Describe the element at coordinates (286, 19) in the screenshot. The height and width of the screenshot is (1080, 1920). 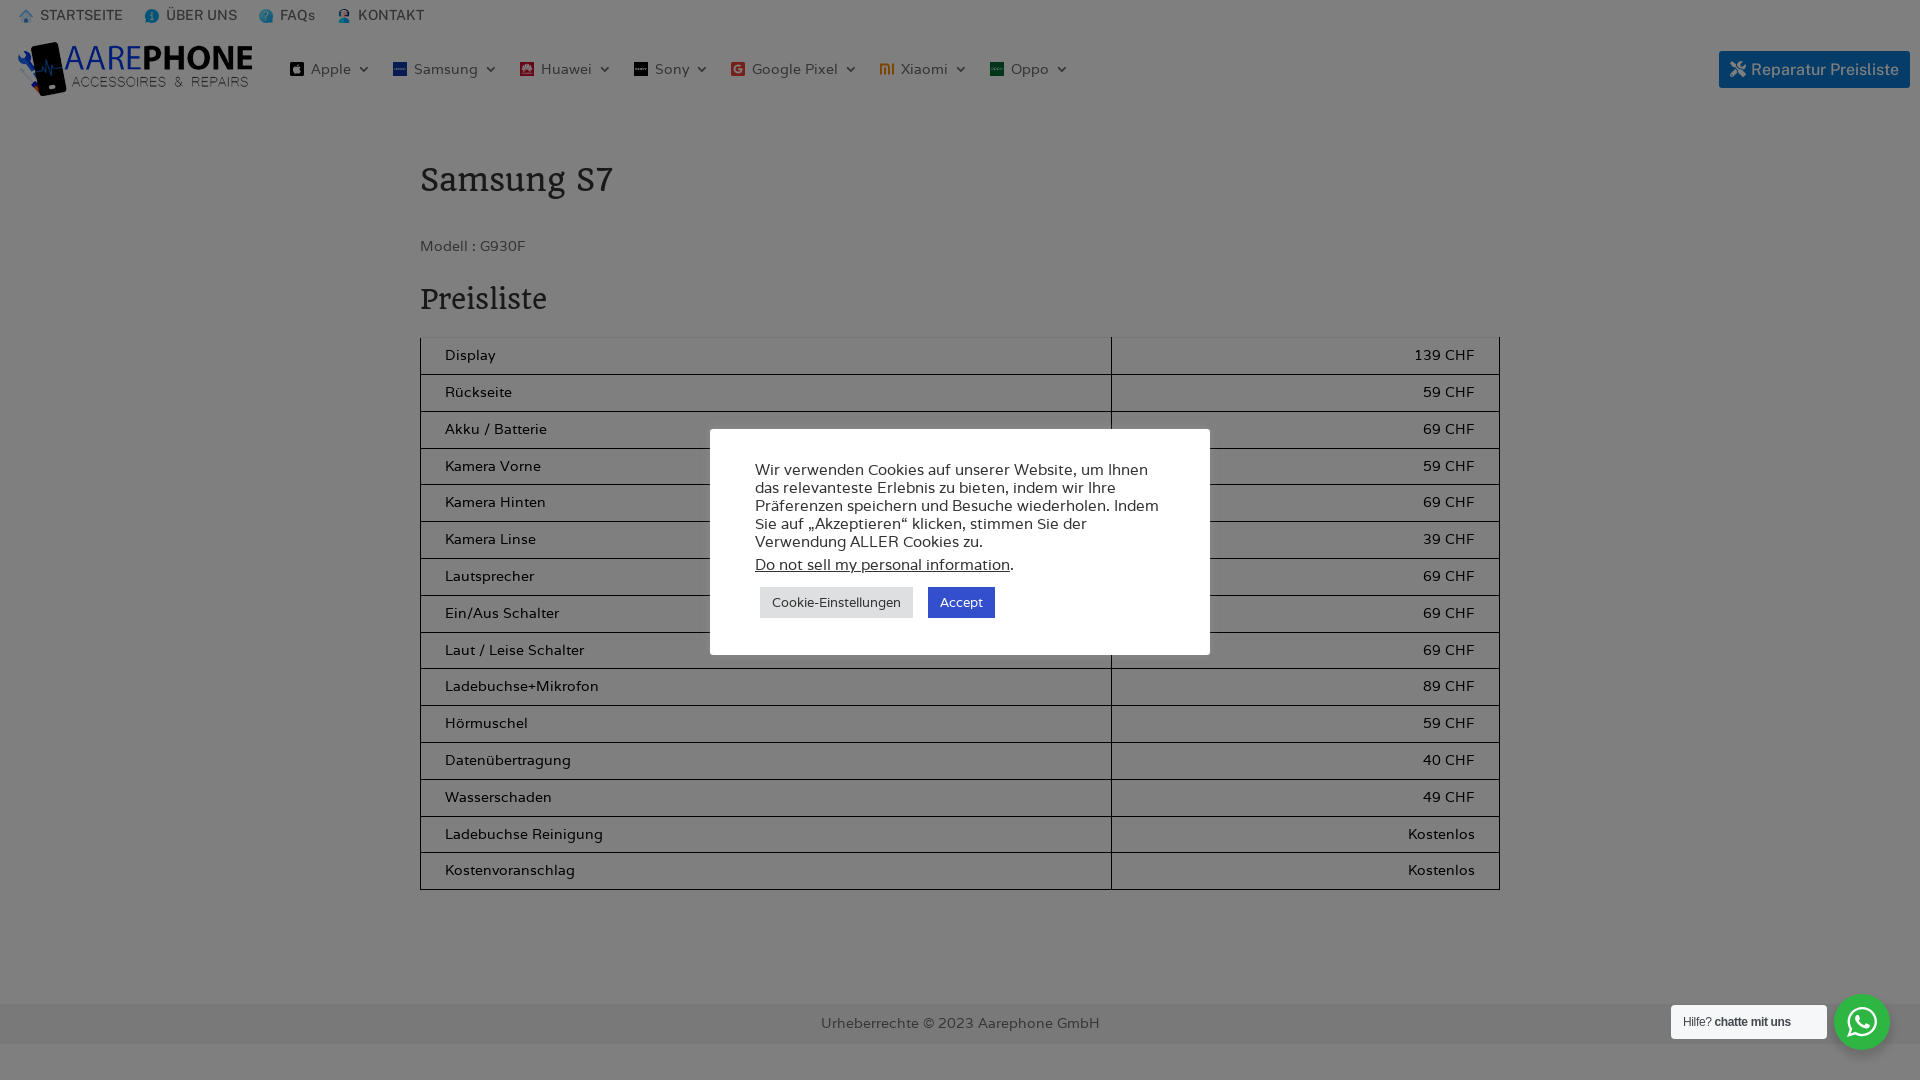
I see `'FAQs'` at that location.